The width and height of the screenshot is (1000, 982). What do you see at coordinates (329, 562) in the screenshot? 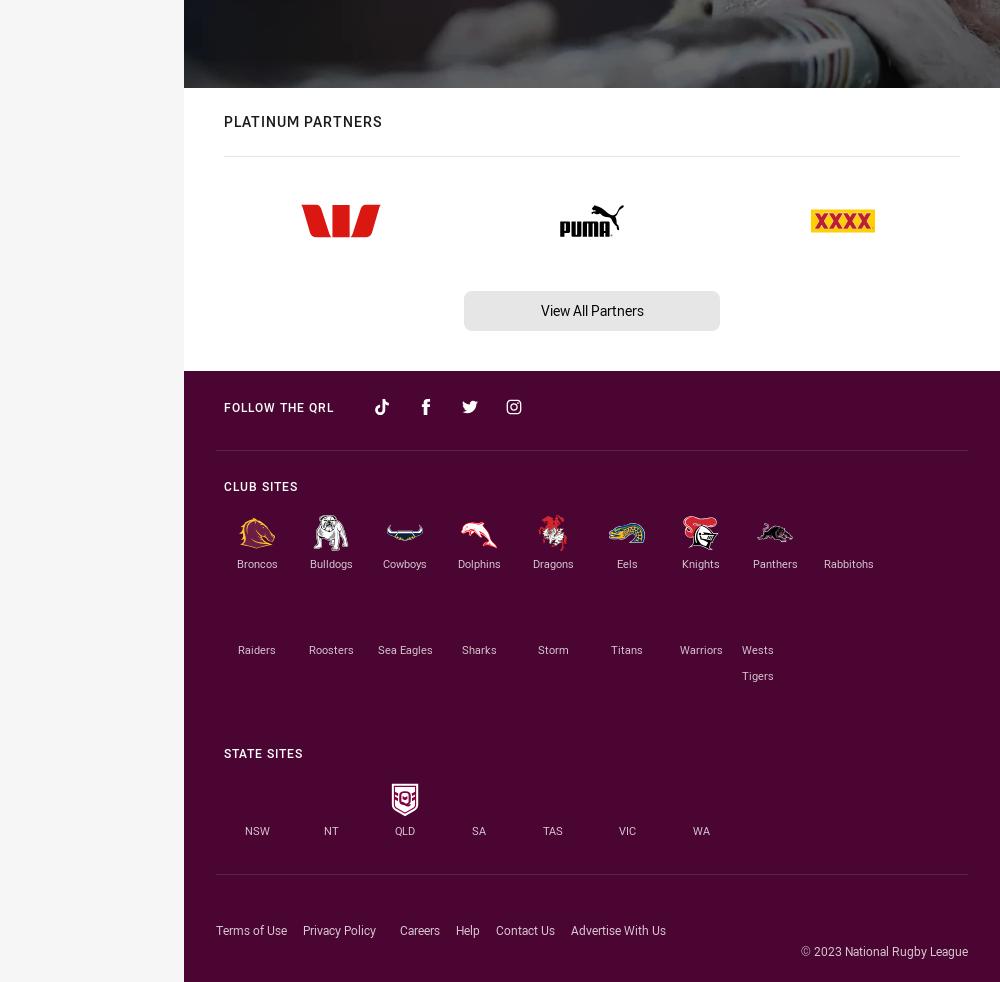
I see `'Bulldogs'` at bounding box center [329, 562].